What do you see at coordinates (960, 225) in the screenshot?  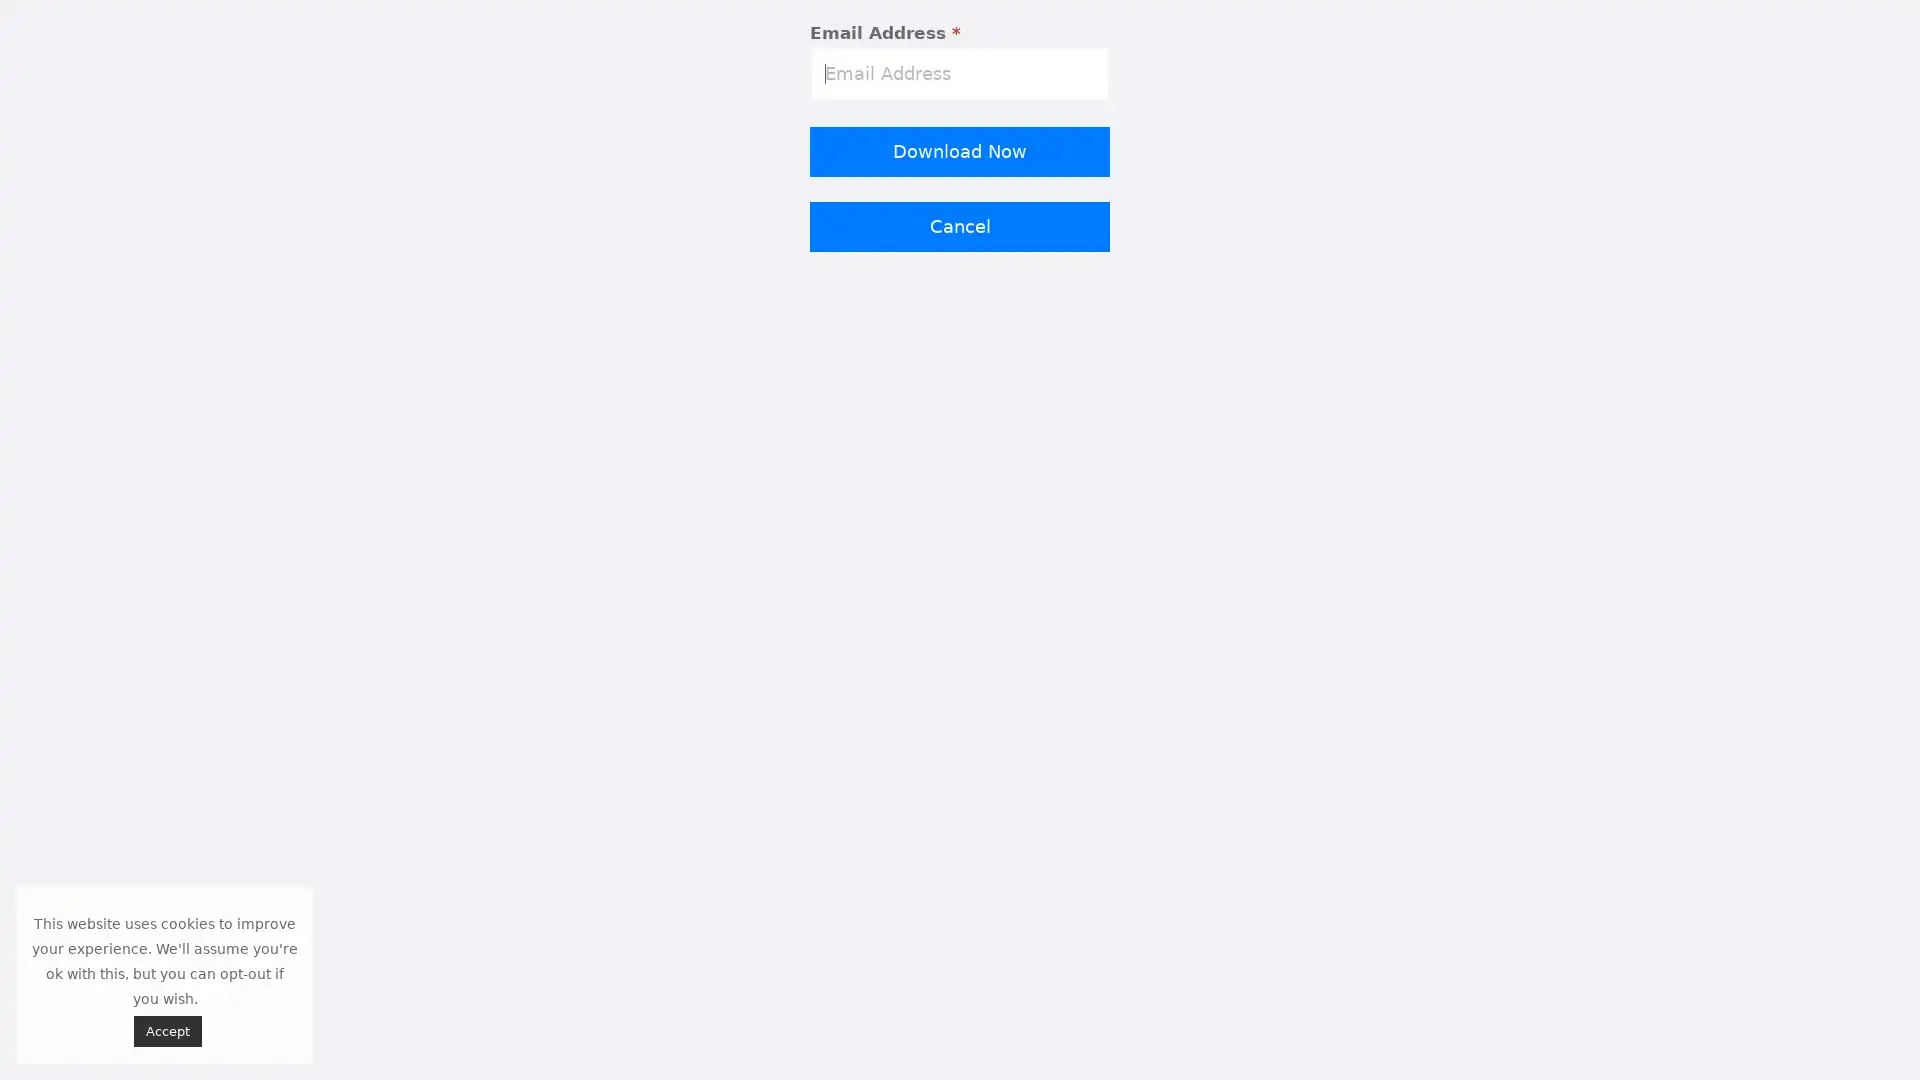 I see `Cancel` at bounding box center [960, 225].